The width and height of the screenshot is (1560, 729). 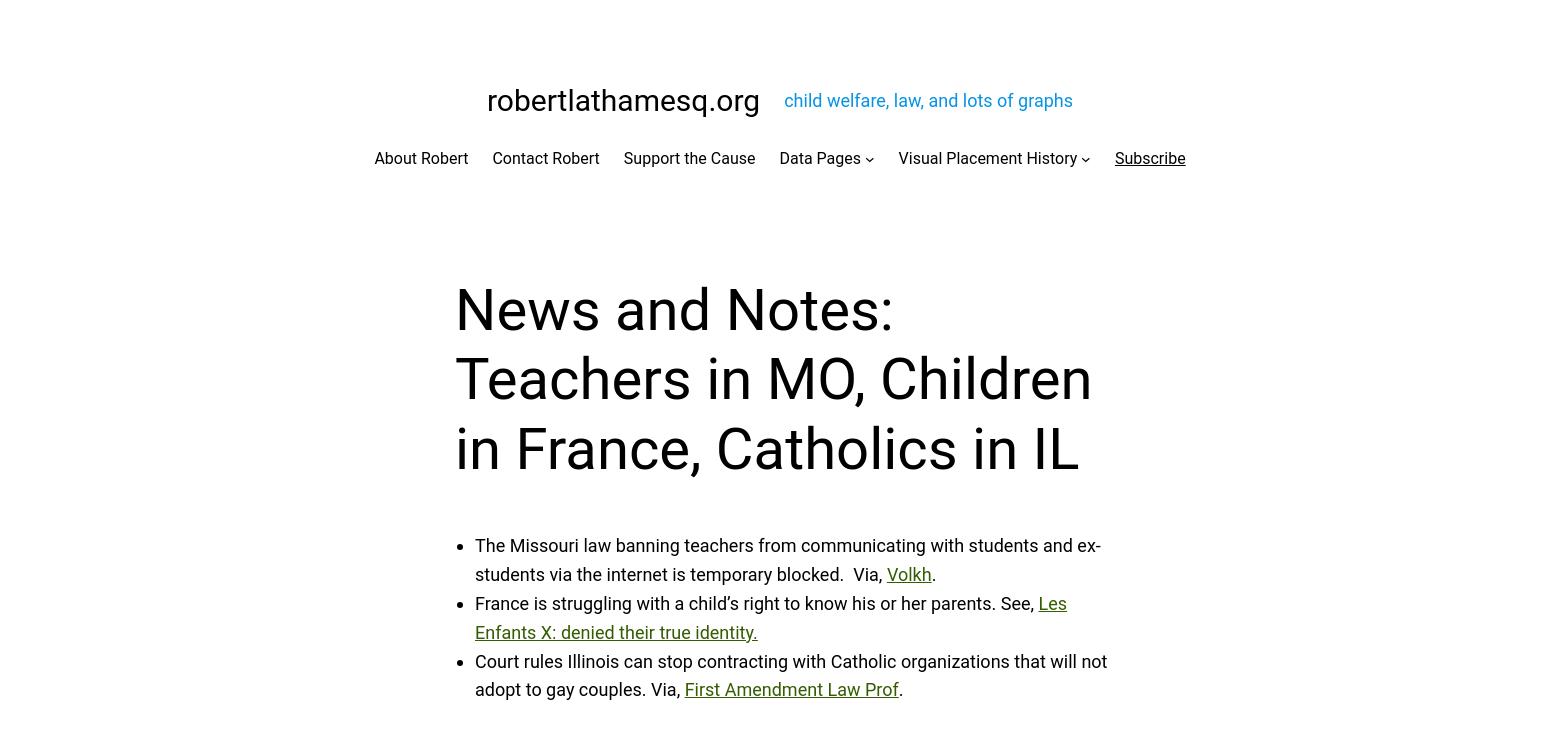 I want to click on 'First Amendment Law Prof', so click(x=791, y=689).